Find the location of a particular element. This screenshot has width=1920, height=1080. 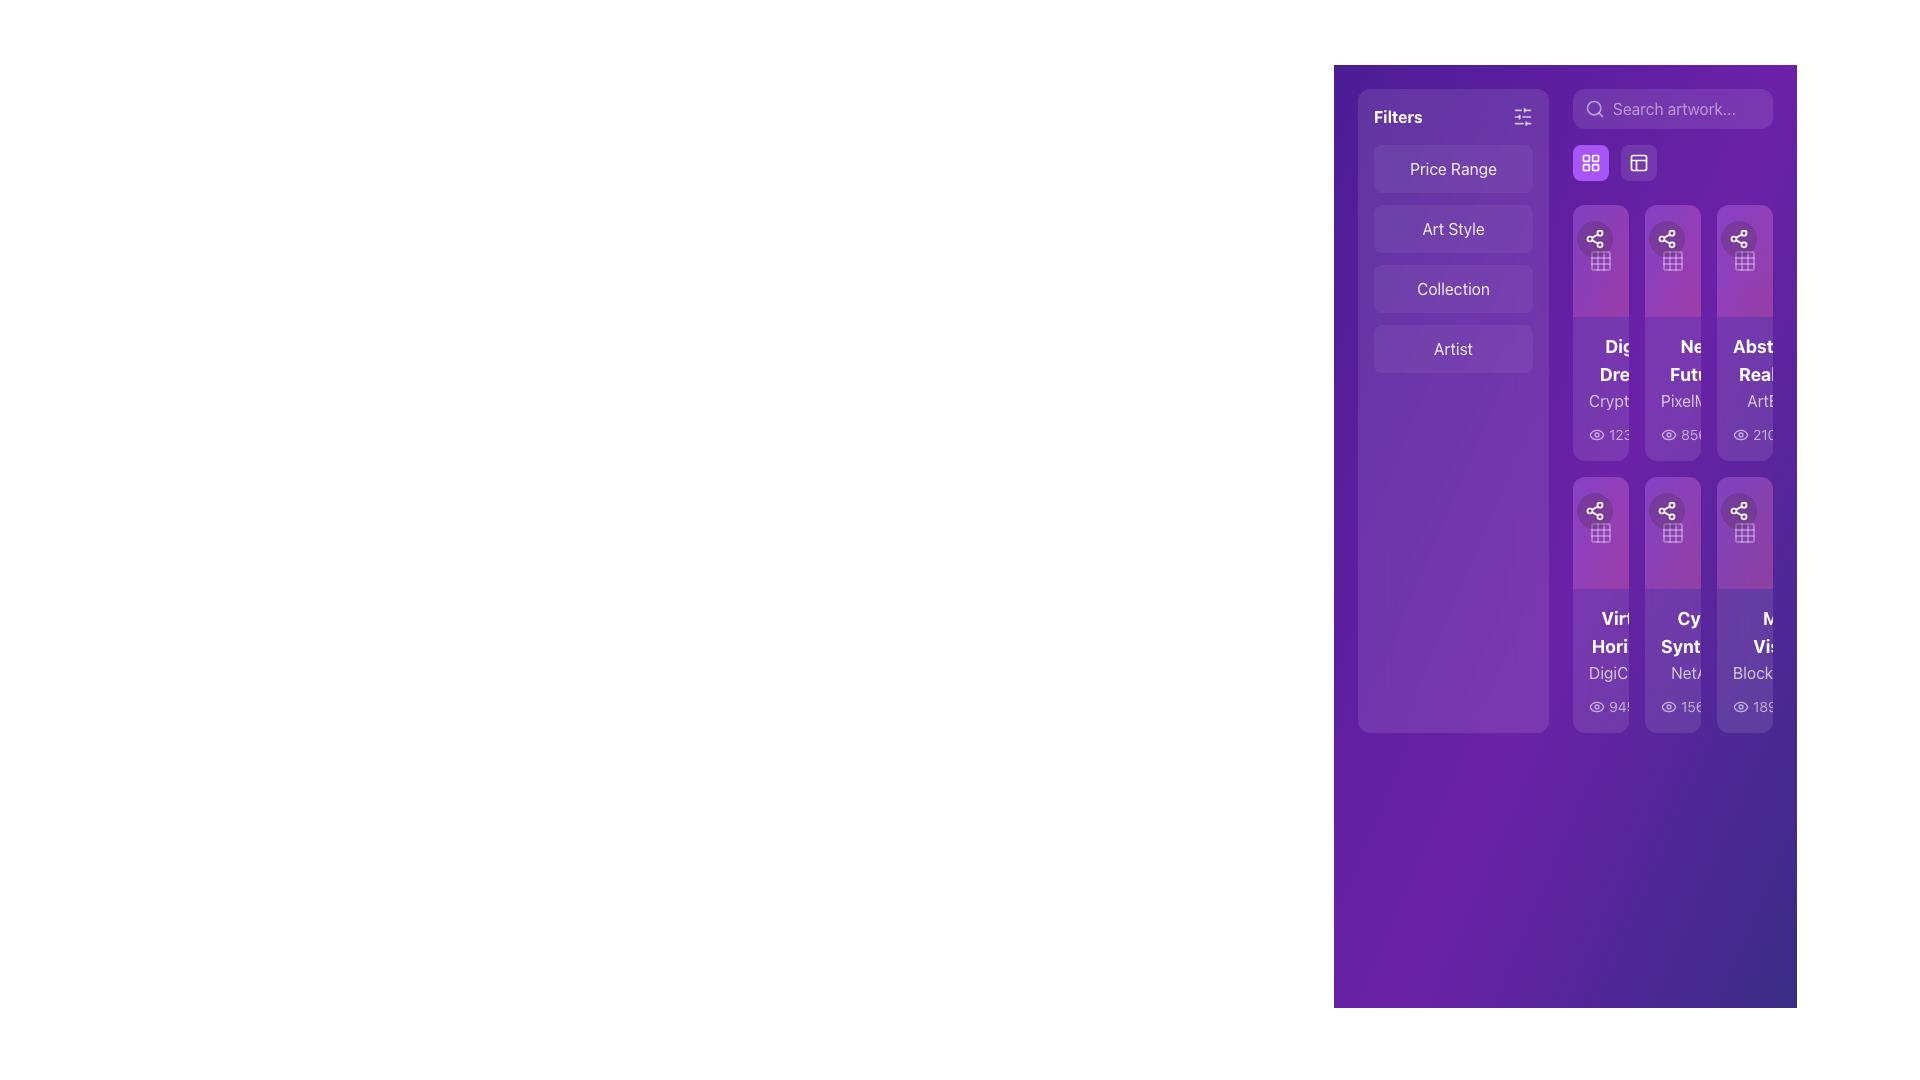

the circular button with a share-like icon located in the top-right corner of the interface is located at coordinates (1593, 238).